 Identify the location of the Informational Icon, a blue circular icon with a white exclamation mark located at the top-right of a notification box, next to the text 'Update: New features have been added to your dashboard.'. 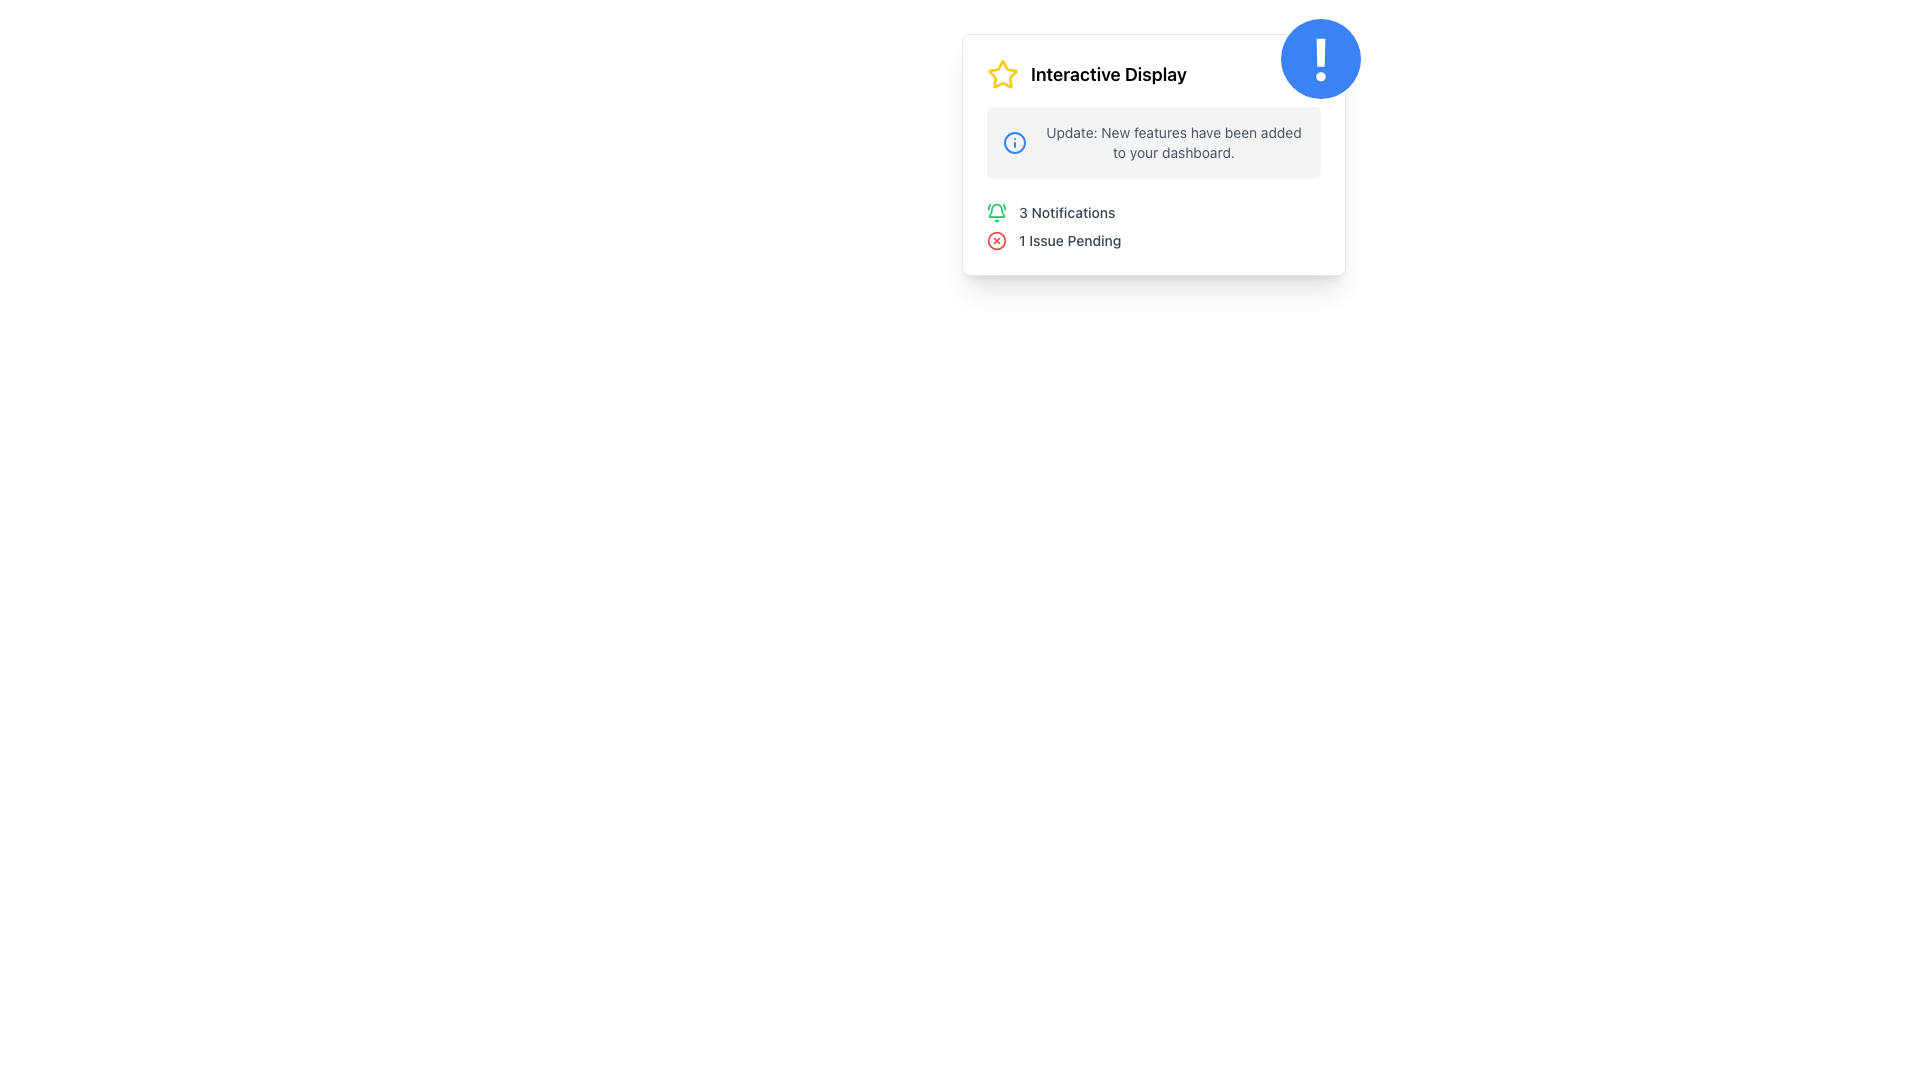
(1014, 141).